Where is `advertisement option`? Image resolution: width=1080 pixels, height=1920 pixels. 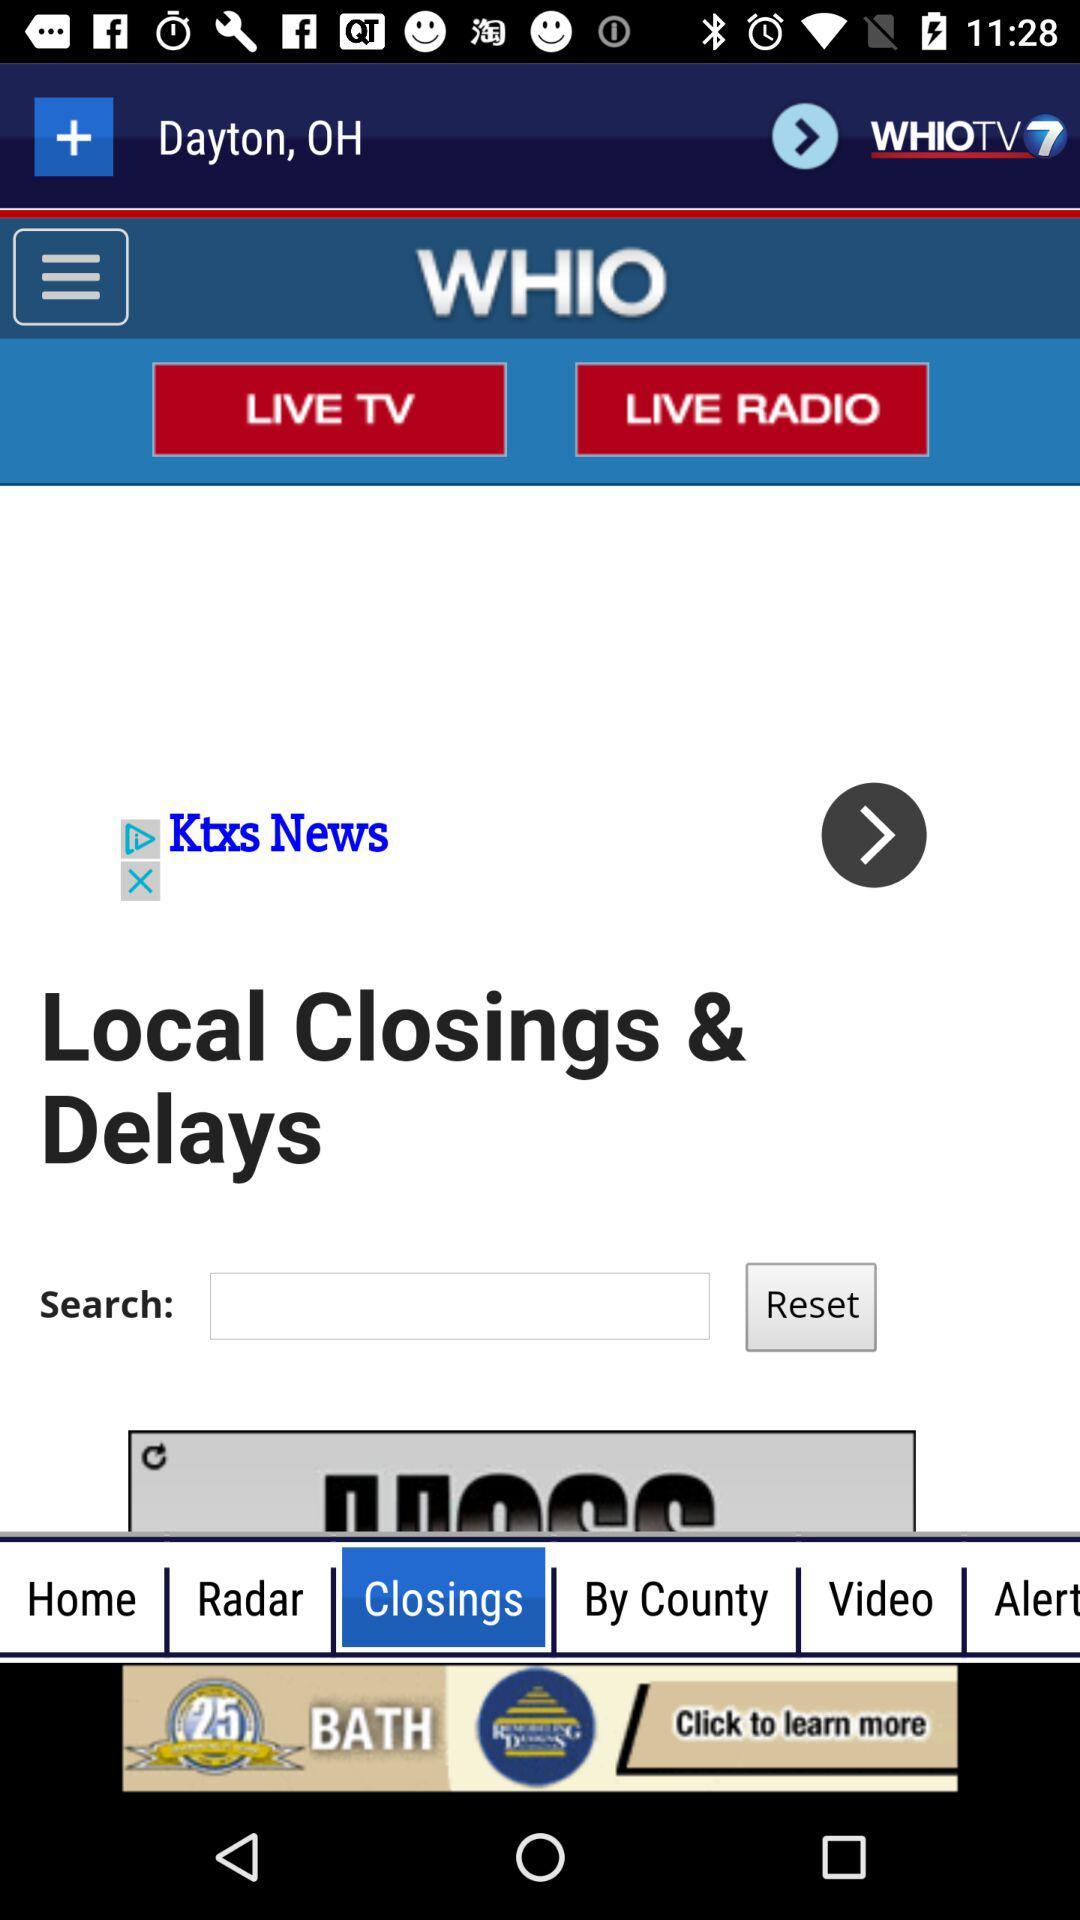
advertisement option is located at coordinates (540, 1727).